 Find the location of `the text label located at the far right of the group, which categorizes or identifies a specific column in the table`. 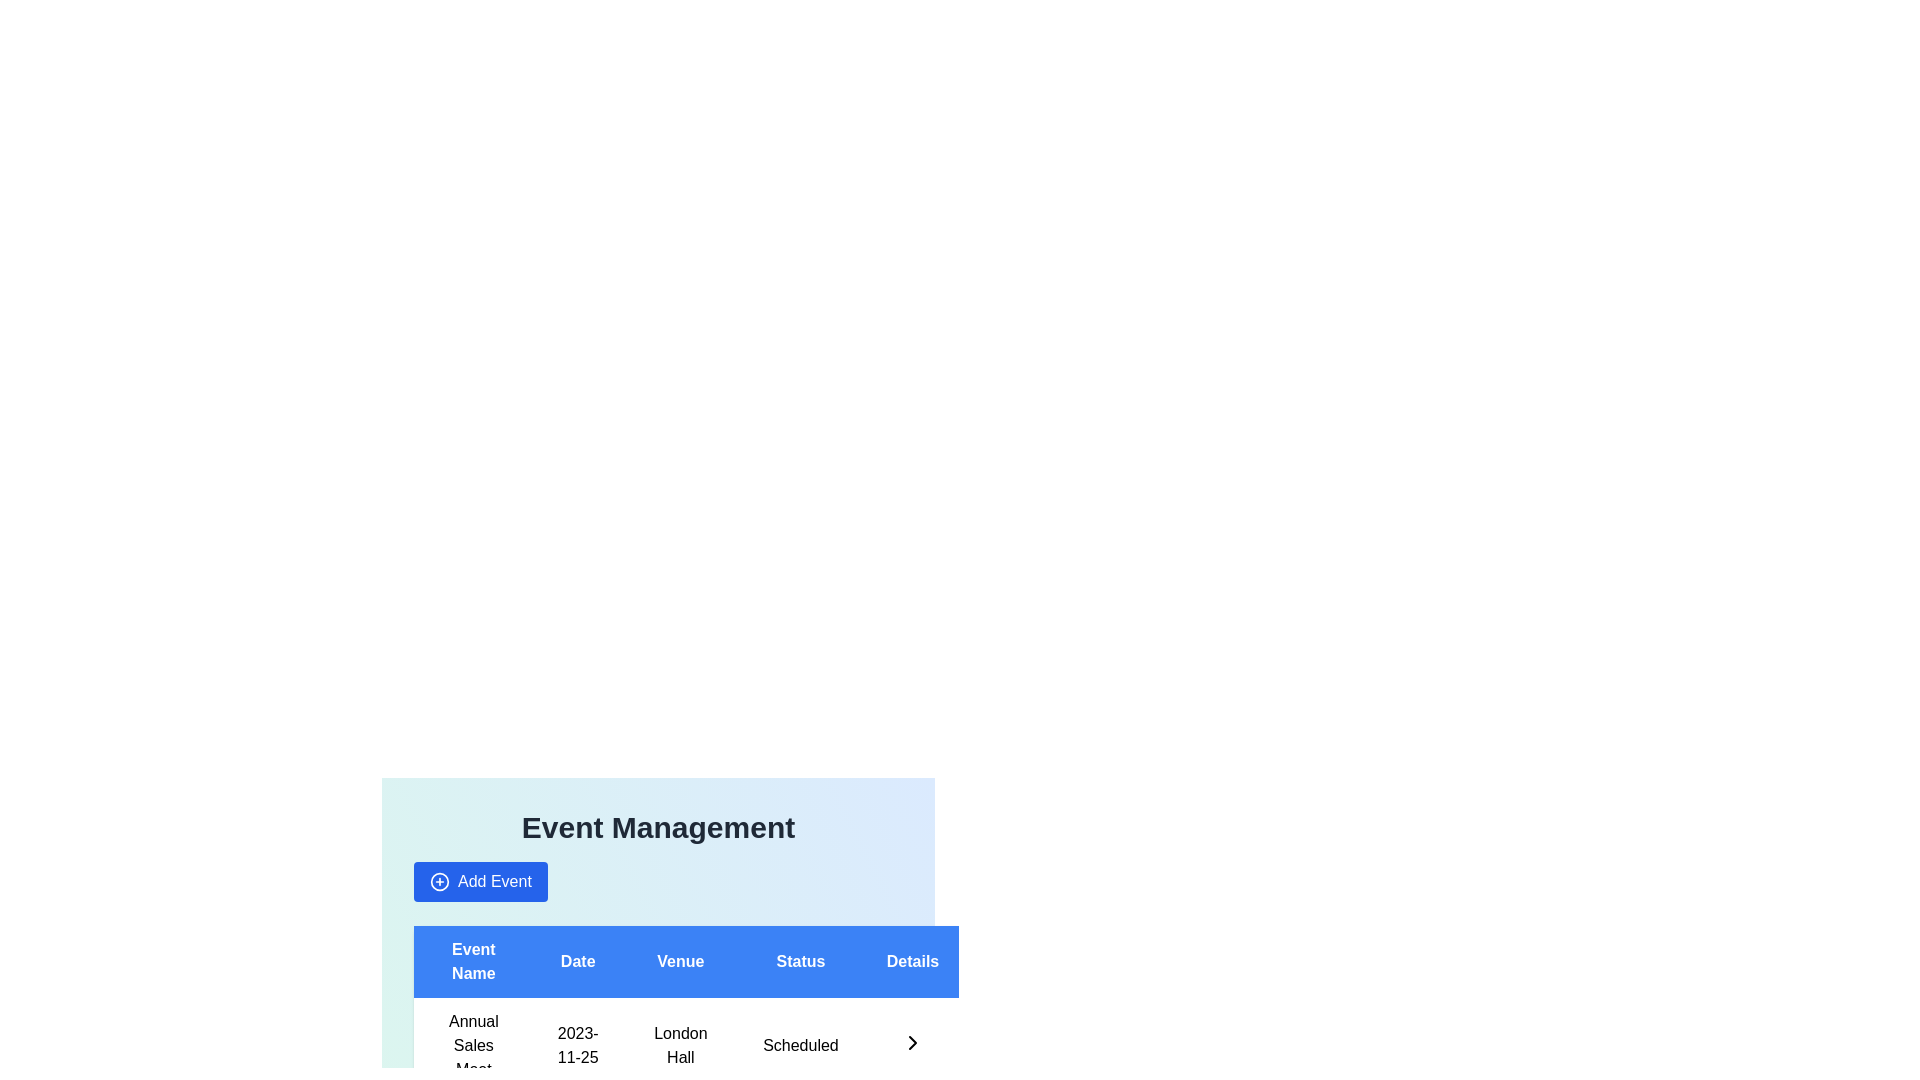

the text label located at the far right of the group, which categorizes or identifies a specific column in the table is located at coordinates (911, 960).